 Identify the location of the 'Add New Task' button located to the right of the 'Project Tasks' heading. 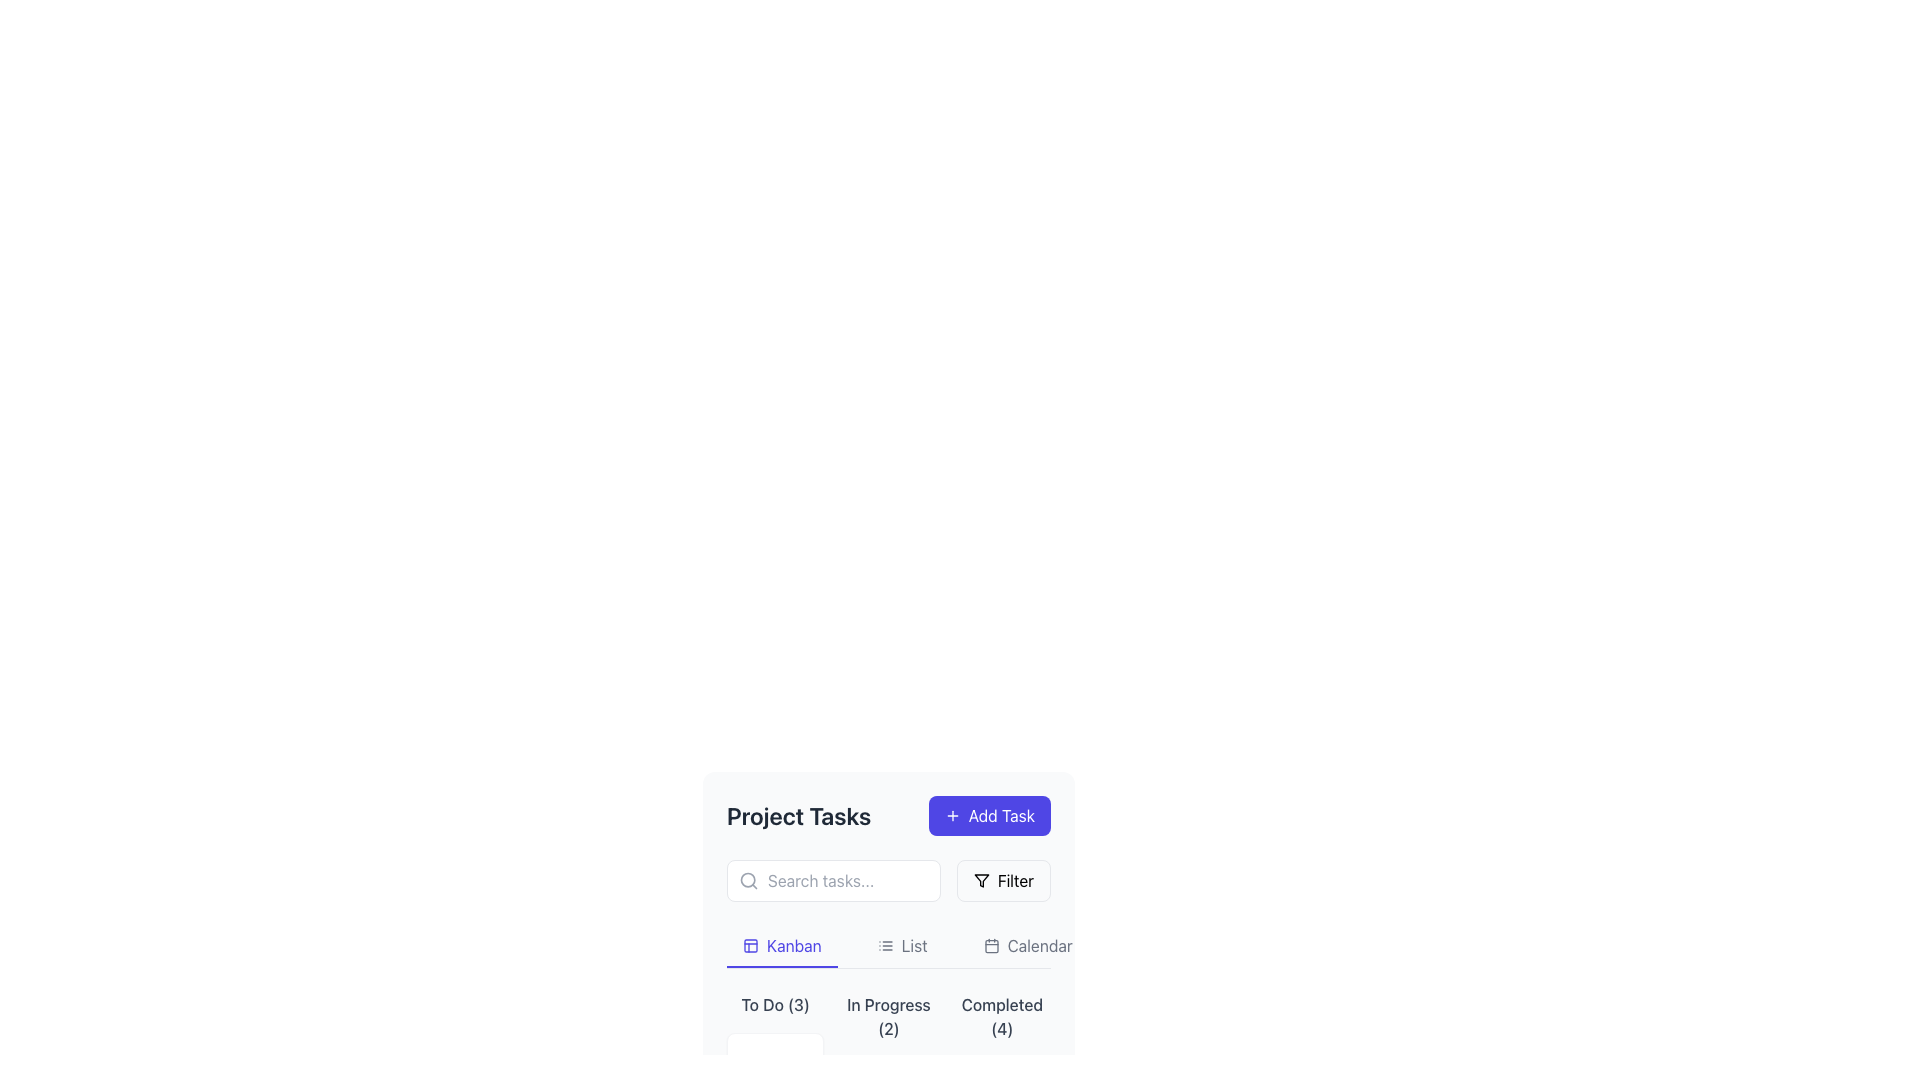
(989, 816).